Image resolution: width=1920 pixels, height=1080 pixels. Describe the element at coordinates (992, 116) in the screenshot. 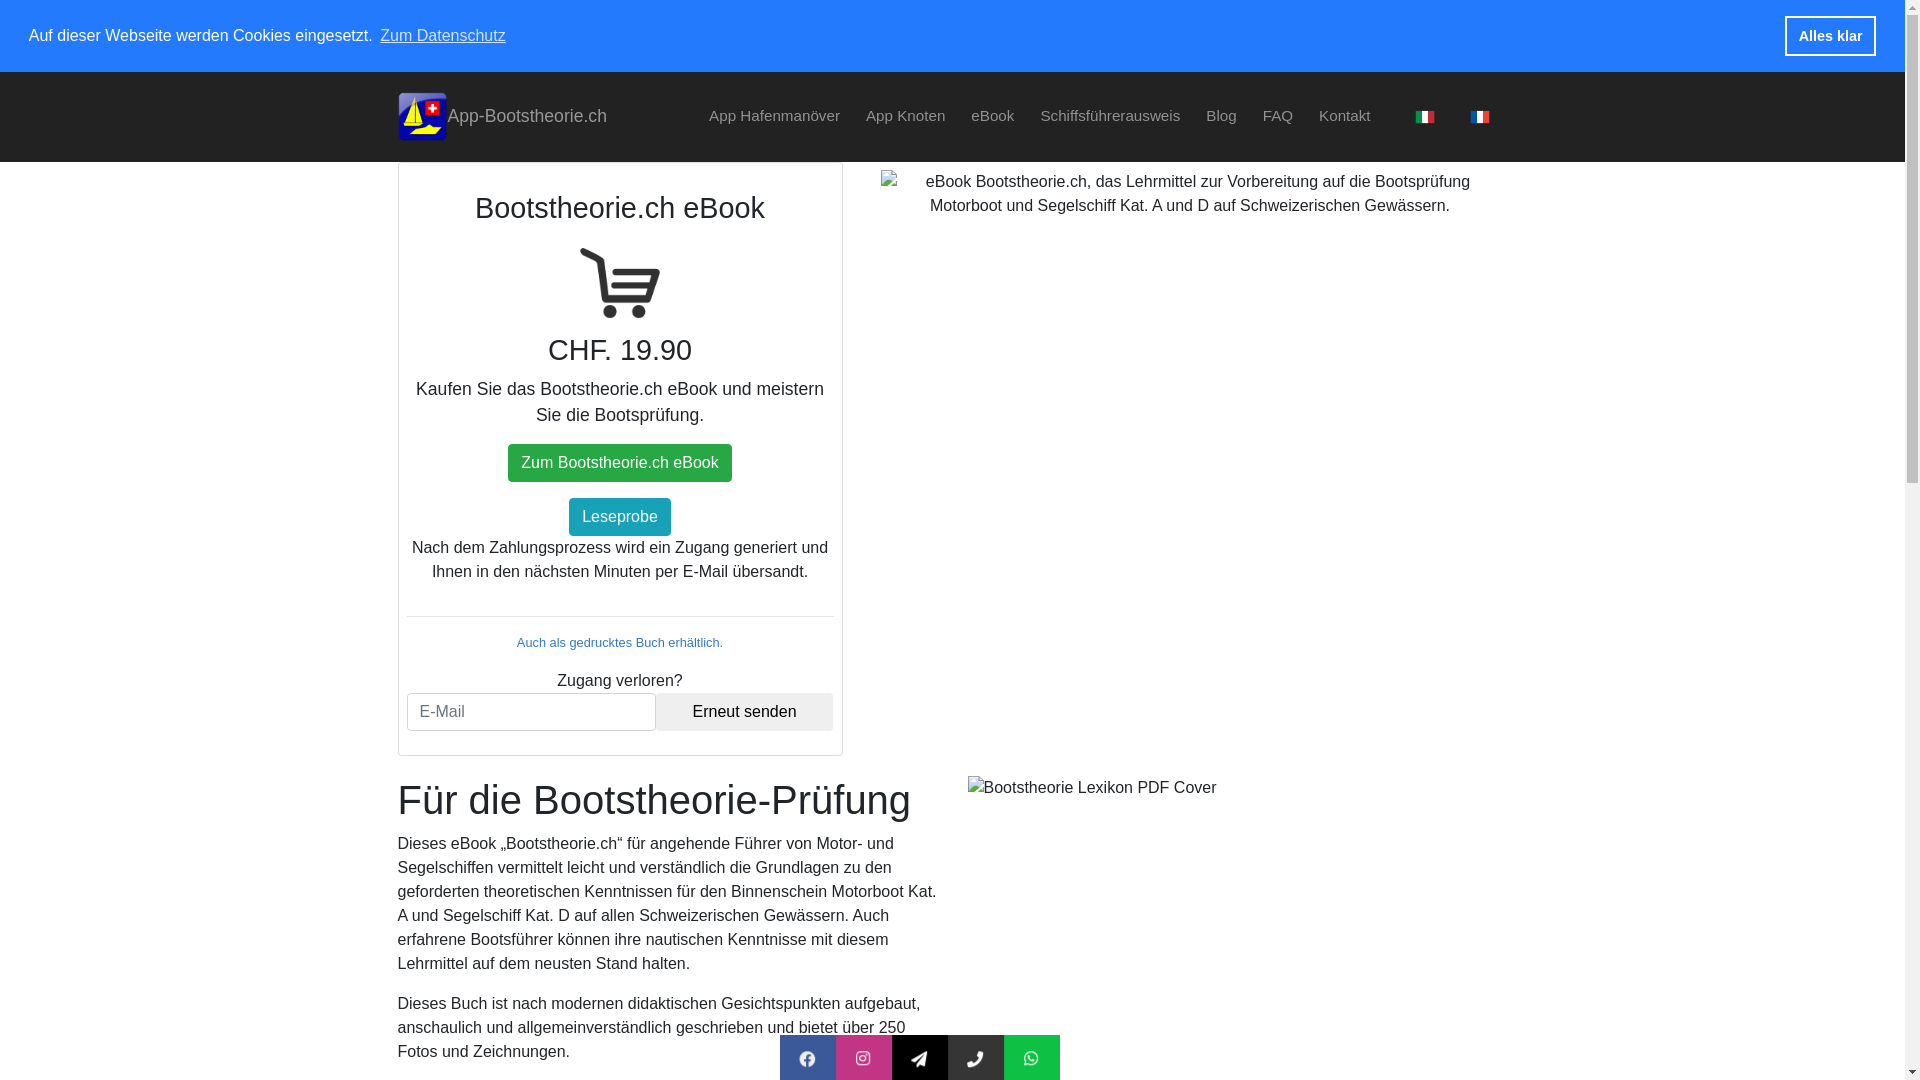

I see `'eBook'` at that location.